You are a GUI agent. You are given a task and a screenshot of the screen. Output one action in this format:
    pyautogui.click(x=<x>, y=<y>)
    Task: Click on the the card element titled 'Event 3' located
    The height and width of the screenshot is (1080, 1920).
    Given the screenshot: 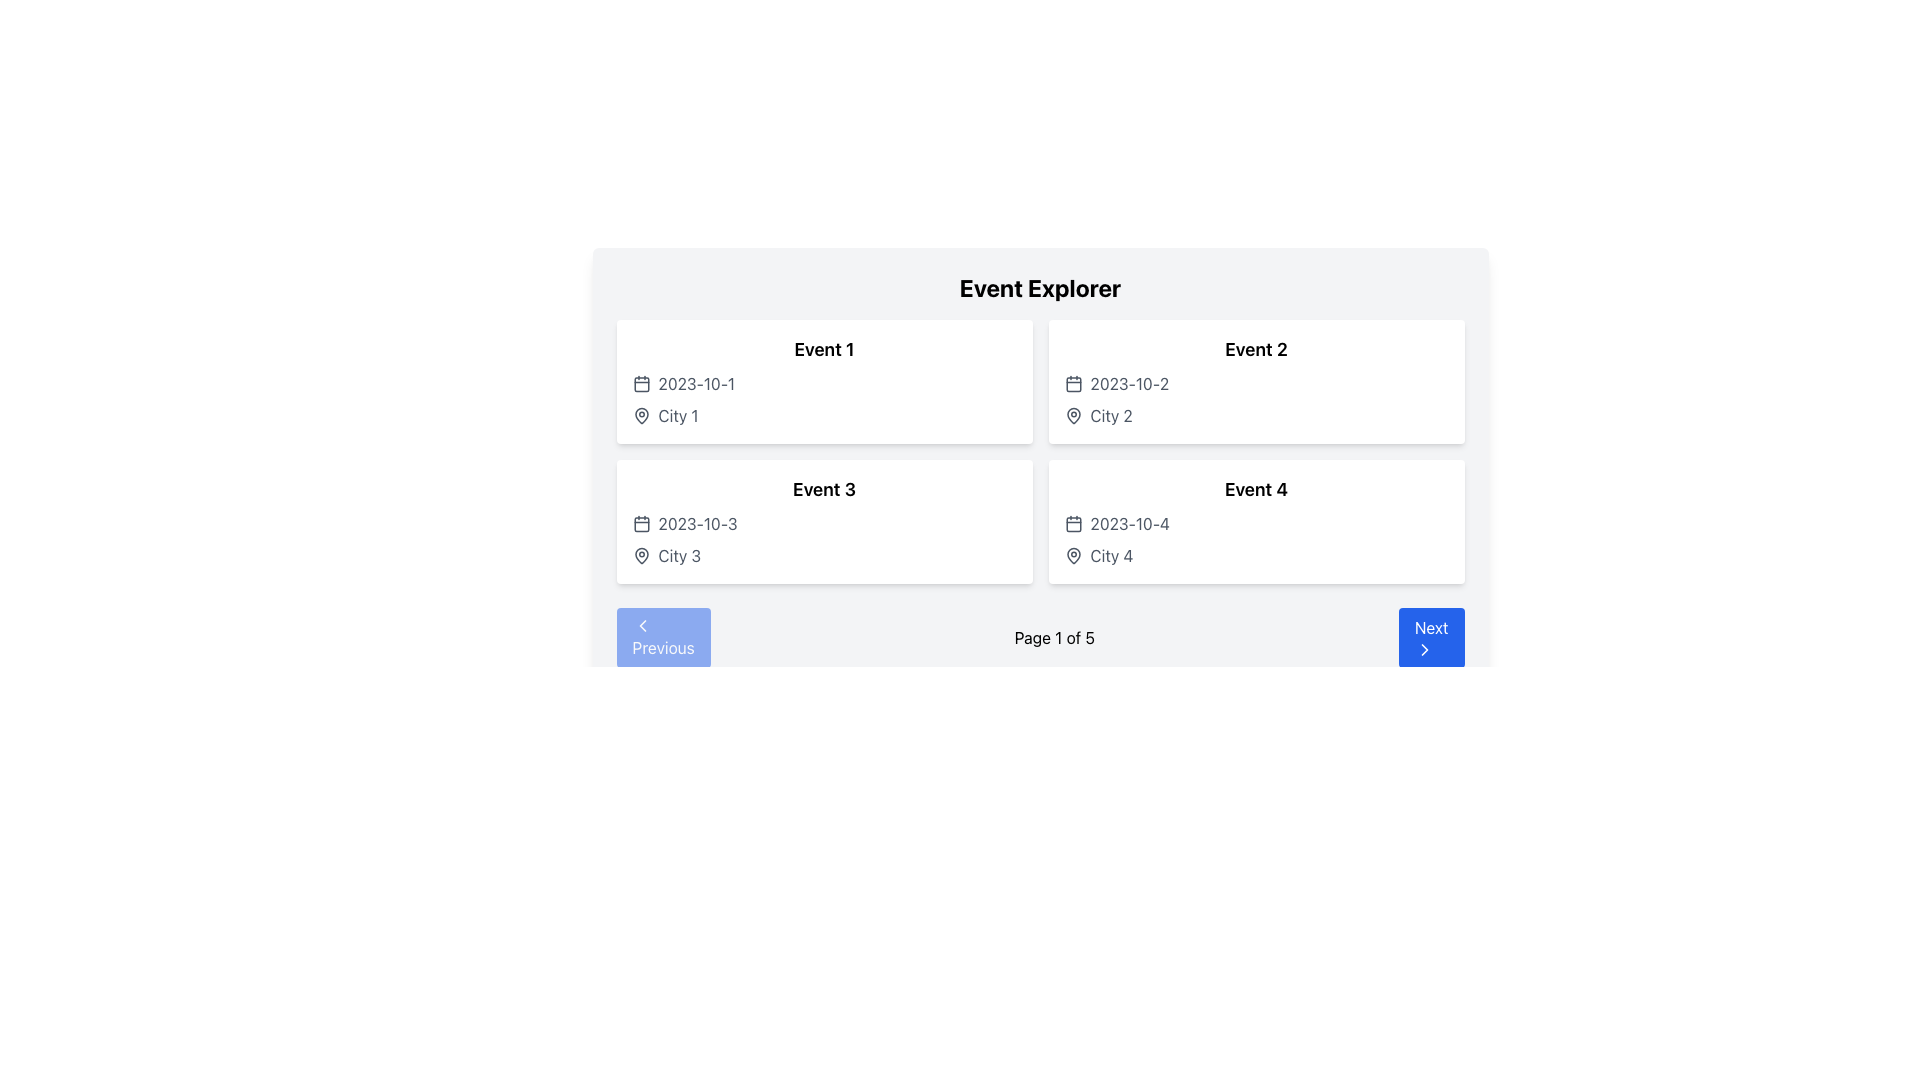 What is the action you would take?
    pyautogui.click(x=824, y=520)
    